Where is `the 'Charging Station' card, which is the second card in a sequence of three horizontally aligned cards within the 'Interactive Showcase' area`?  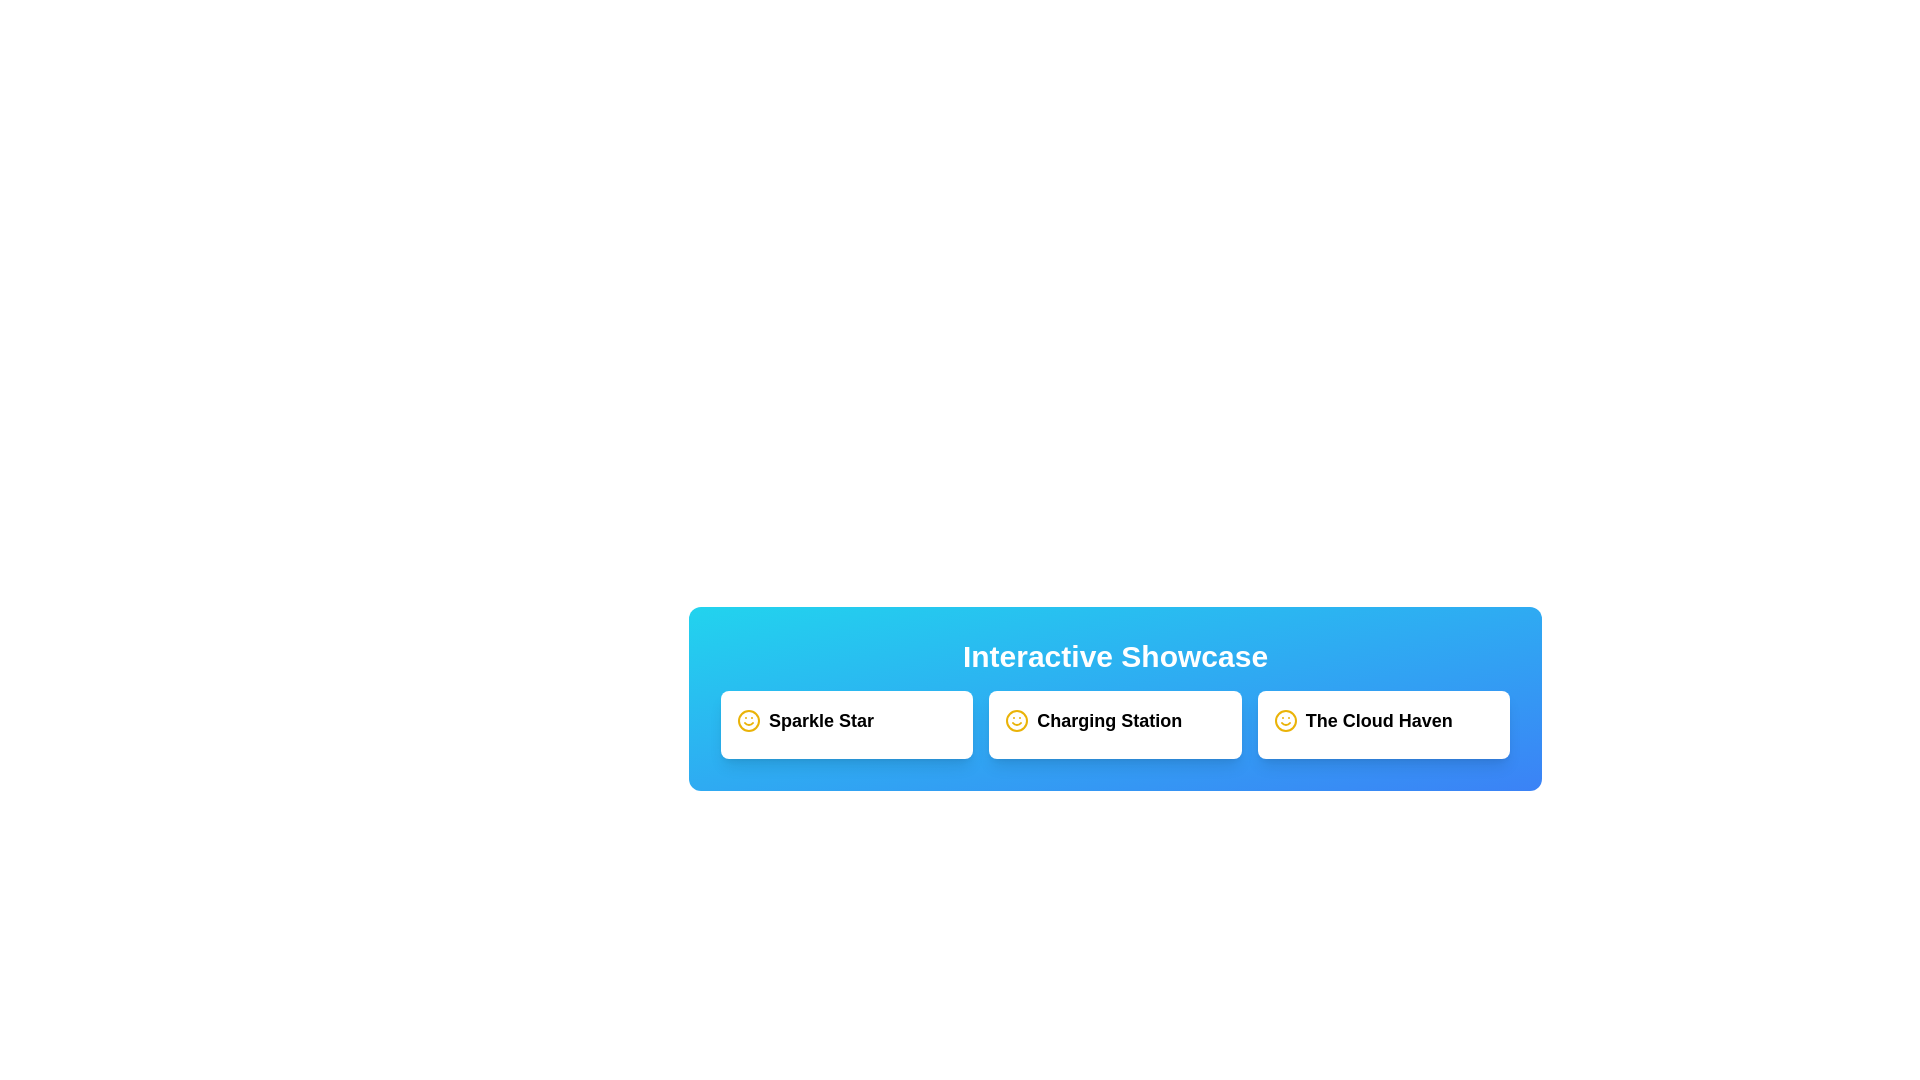 the 'Charging Station' card, which is the second card in a sequence of three horizontally aligned cards within the 'Interactive Showcase' area is located at coordinates (1114, 725).